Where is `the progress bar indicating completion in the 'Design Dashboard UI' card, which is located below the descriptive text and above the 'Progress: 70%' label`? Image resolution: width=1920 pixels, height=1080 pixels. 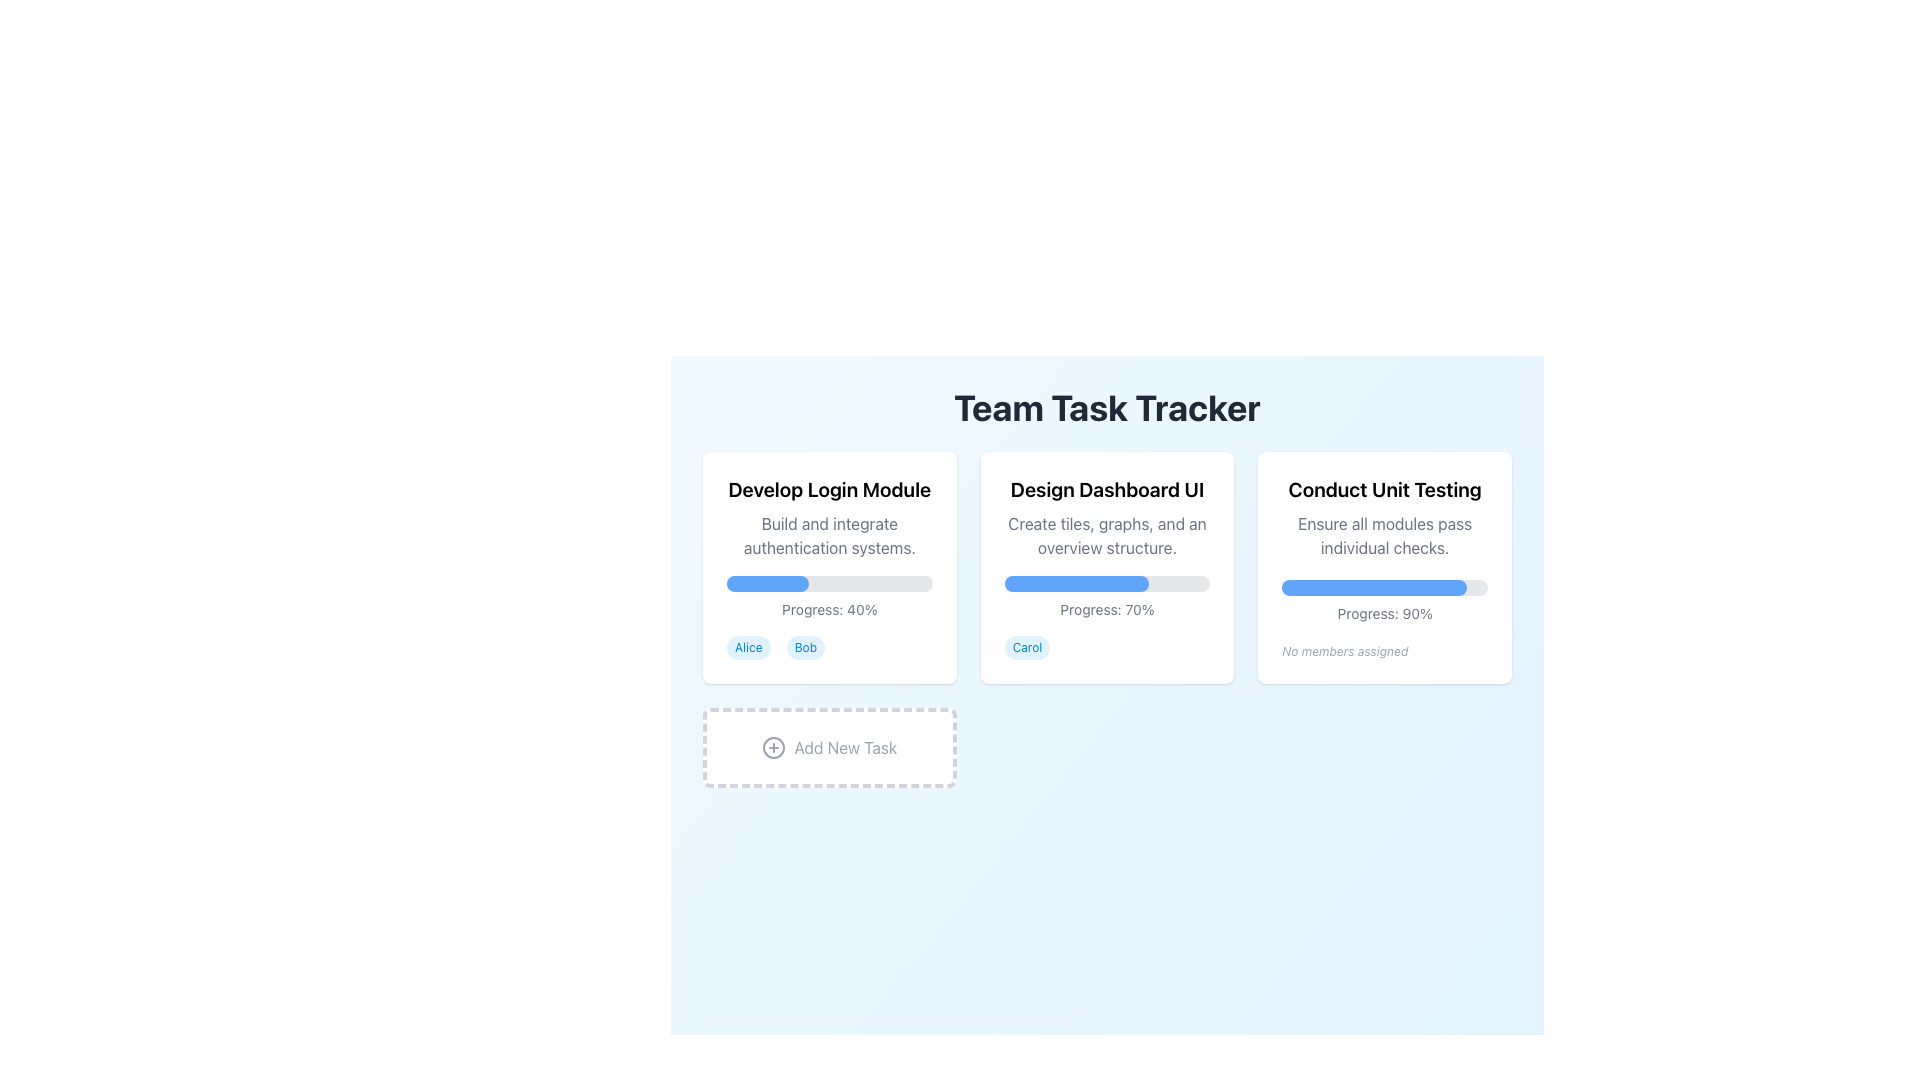
the progress bar indicating completion in the 'Design Dashboard UI' card, which is located below the descriptive text and above the 'Progress: 70%' label is located at coordinates (1106, 583).